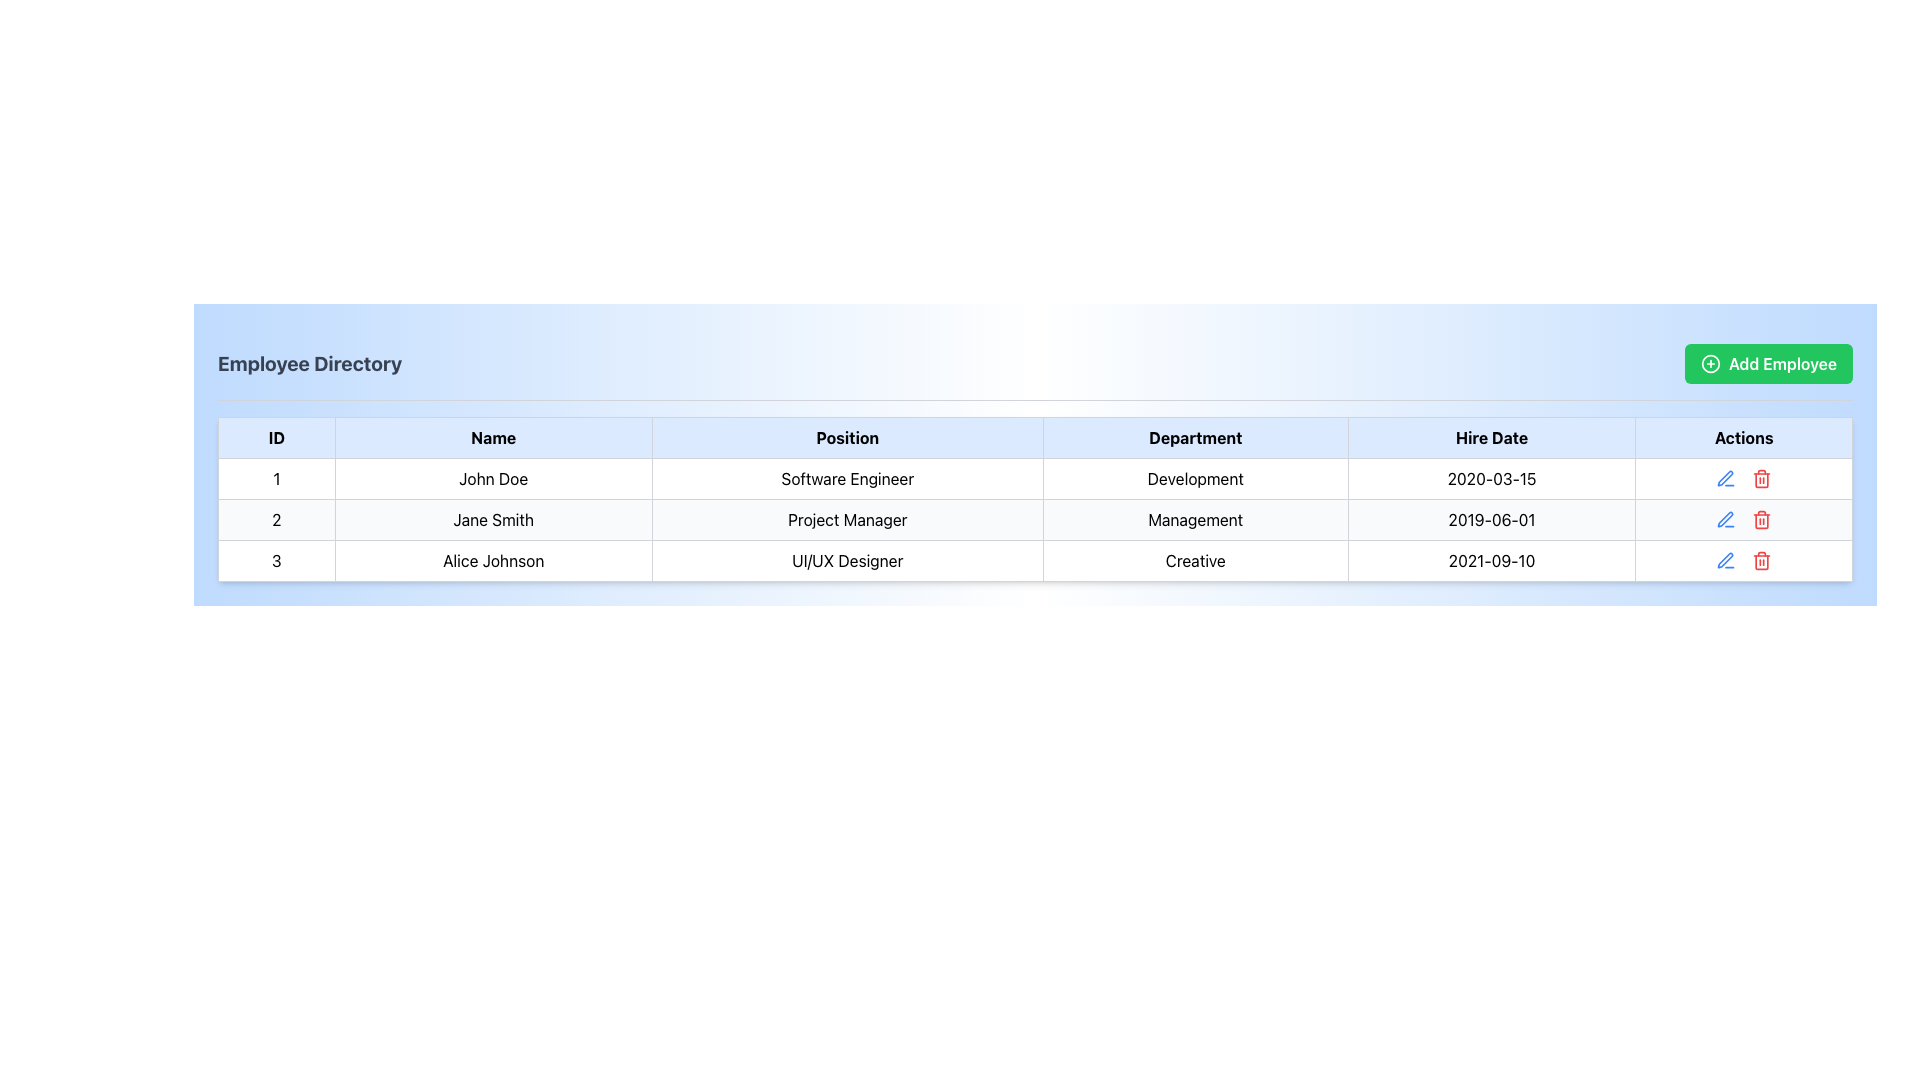 The image size is (1920, 1080). I want to click on the SVG Circle that visually represents the outer circle of the '+' icon in the 'Add Employee' button located at the top-right corner of the employee directory interface, so click(1709, 363).